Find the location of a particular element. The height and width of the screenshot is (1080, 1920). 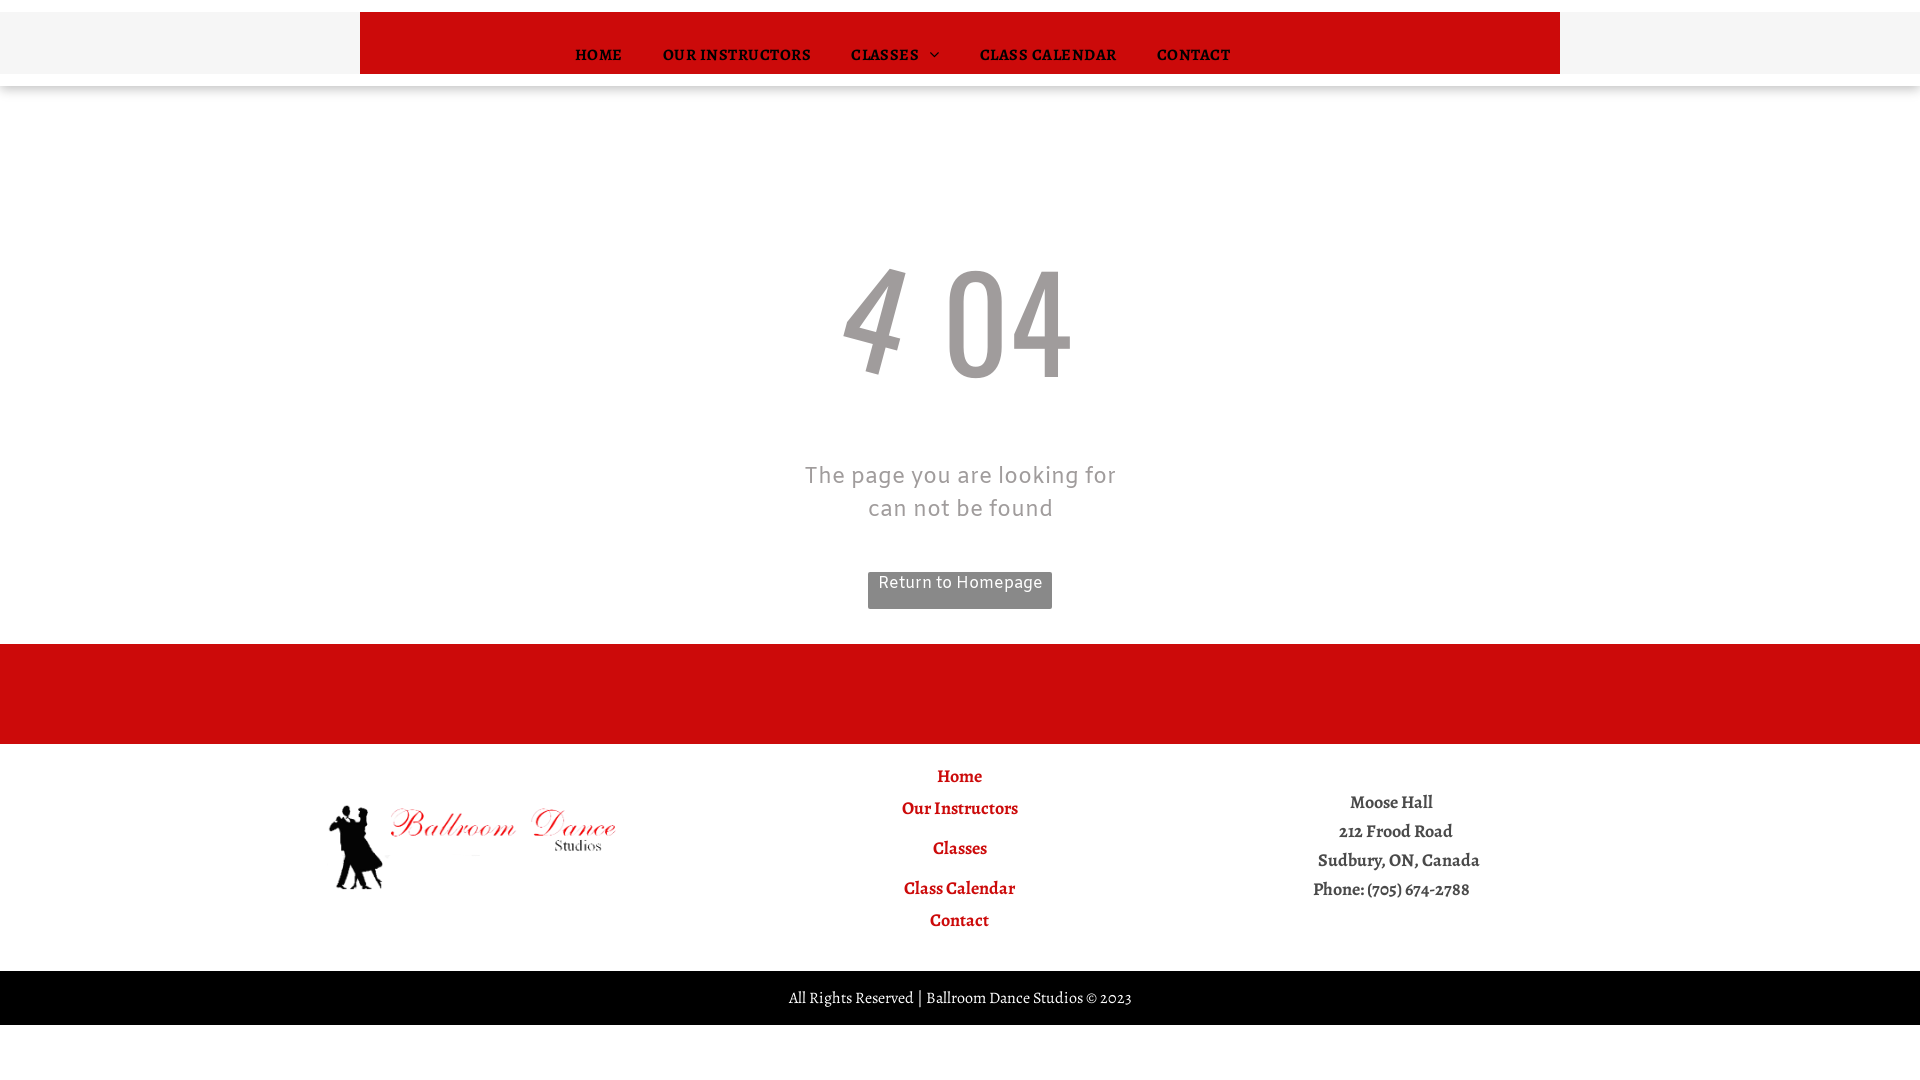

'Class Calendar' is located at coordinates (958, 886).